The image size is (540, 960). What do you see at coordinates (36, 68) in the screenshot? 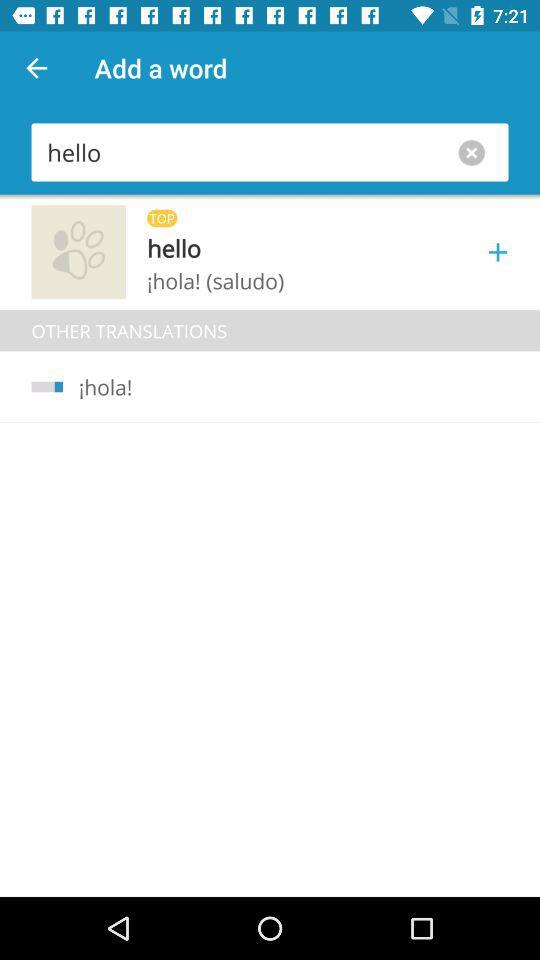
I see `icon to the left of add a word app` at bounding box center [36, 68].